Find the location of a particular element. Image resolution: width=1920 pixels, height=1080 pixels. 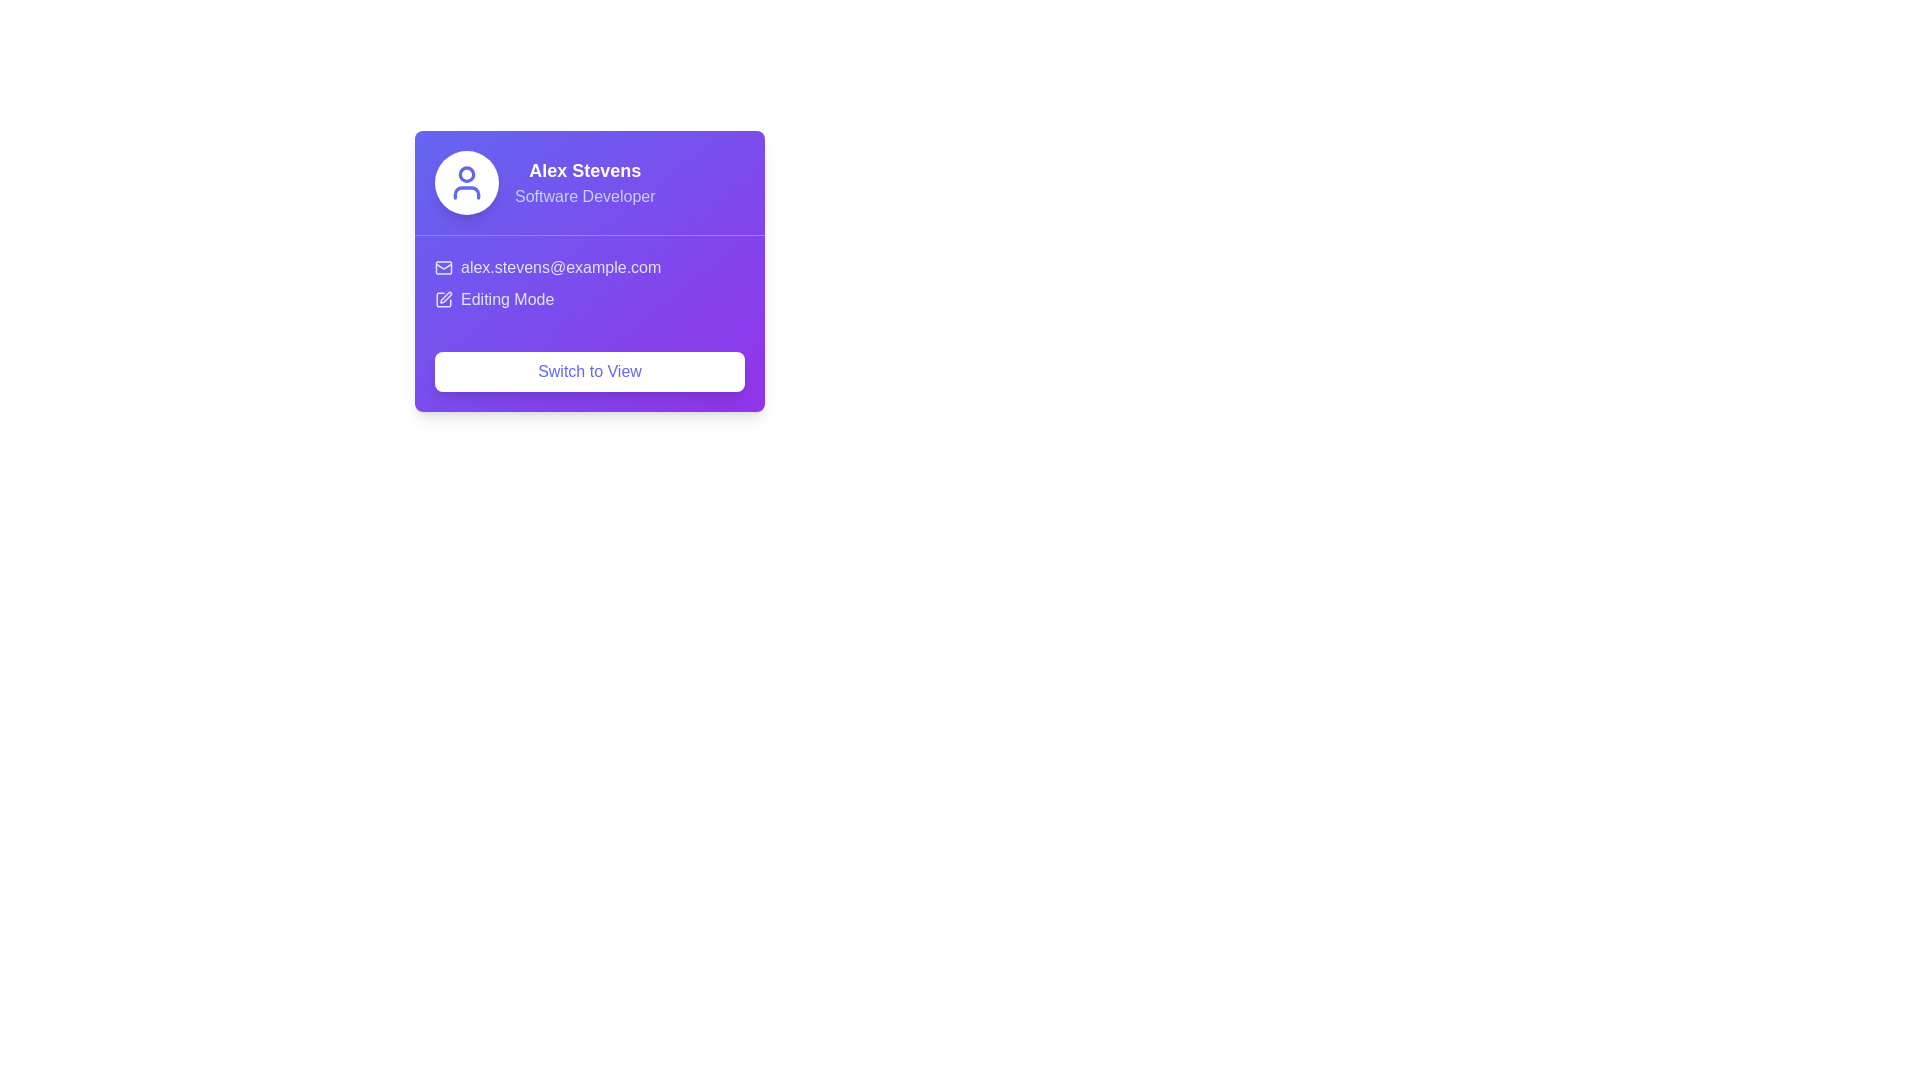

the button located at the bottom of the profile card with a purple gradient background to observe visual feedback is located at coordinates (589, 371).